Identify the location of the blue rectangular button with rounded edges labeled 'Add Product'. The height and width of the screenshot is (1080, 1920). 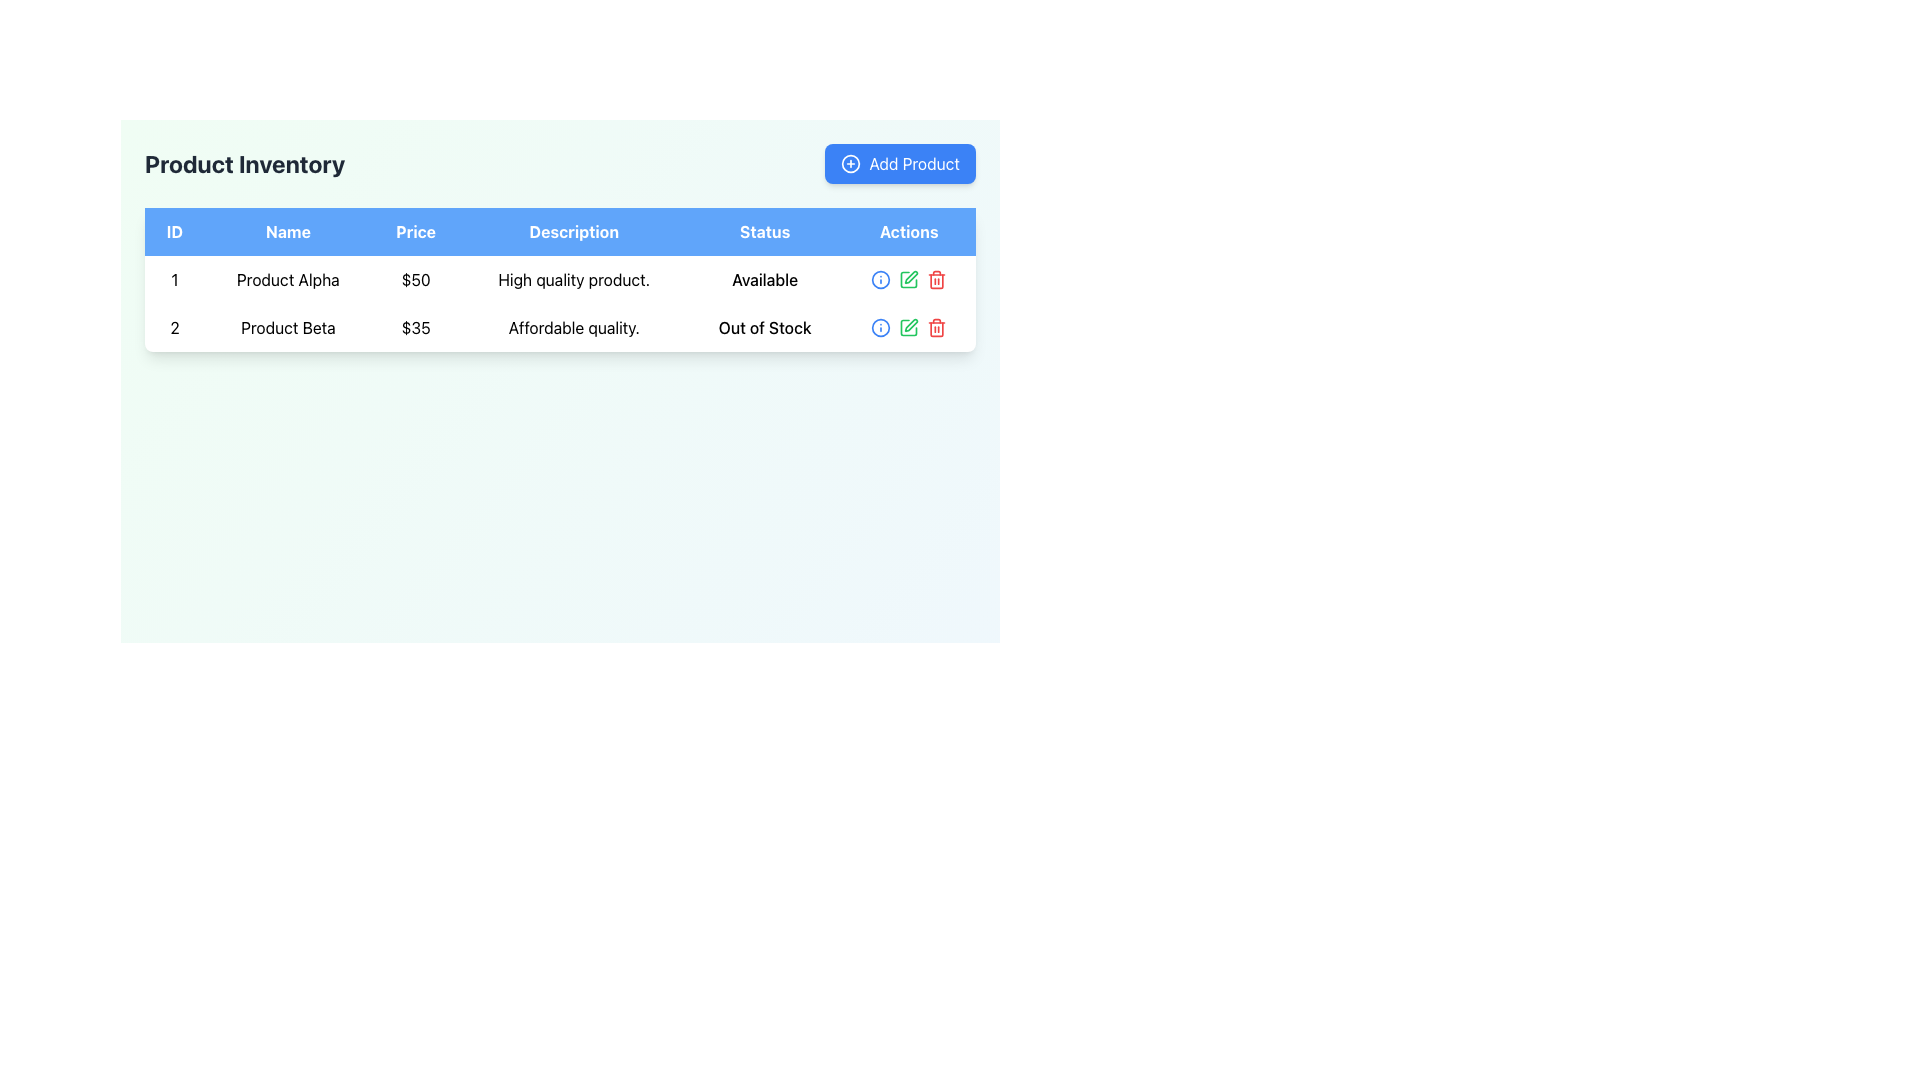
(899, 163).